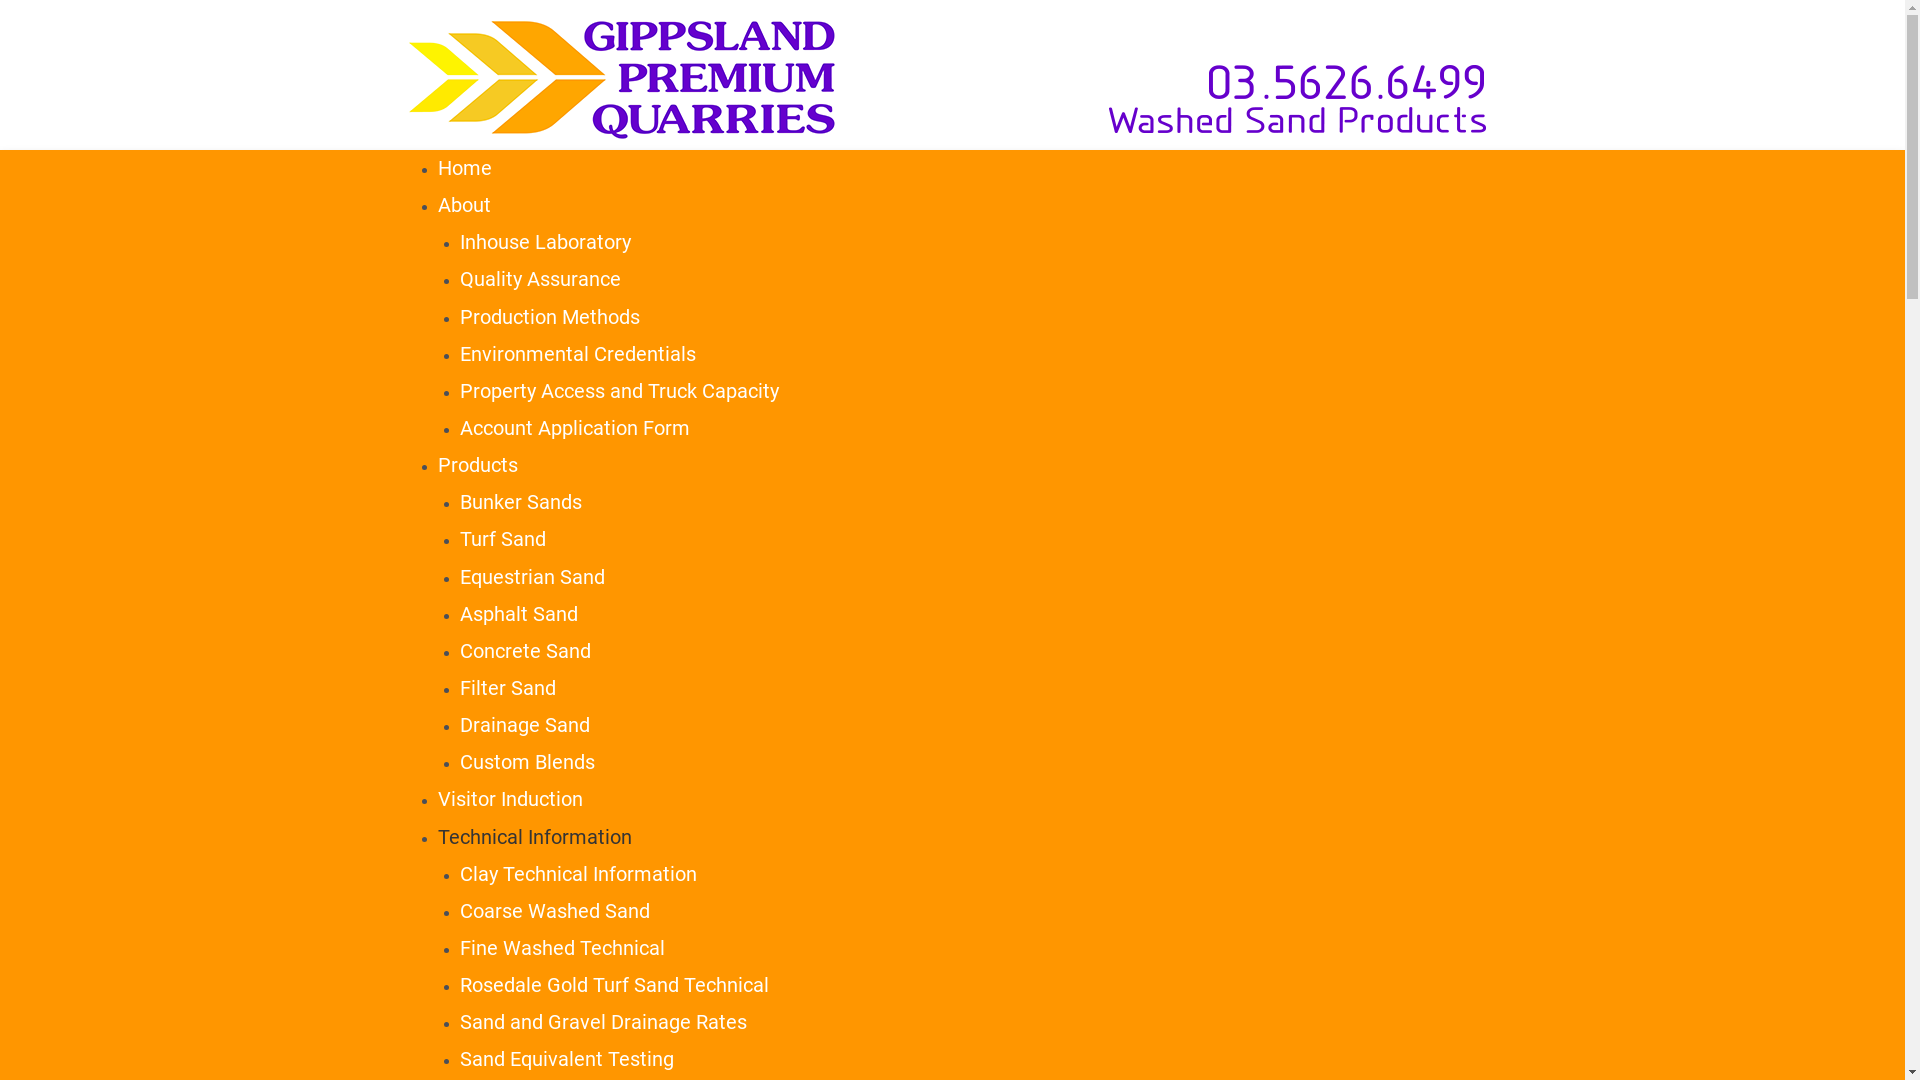  I want to click on 'Custom Blends', so click(527, 762).